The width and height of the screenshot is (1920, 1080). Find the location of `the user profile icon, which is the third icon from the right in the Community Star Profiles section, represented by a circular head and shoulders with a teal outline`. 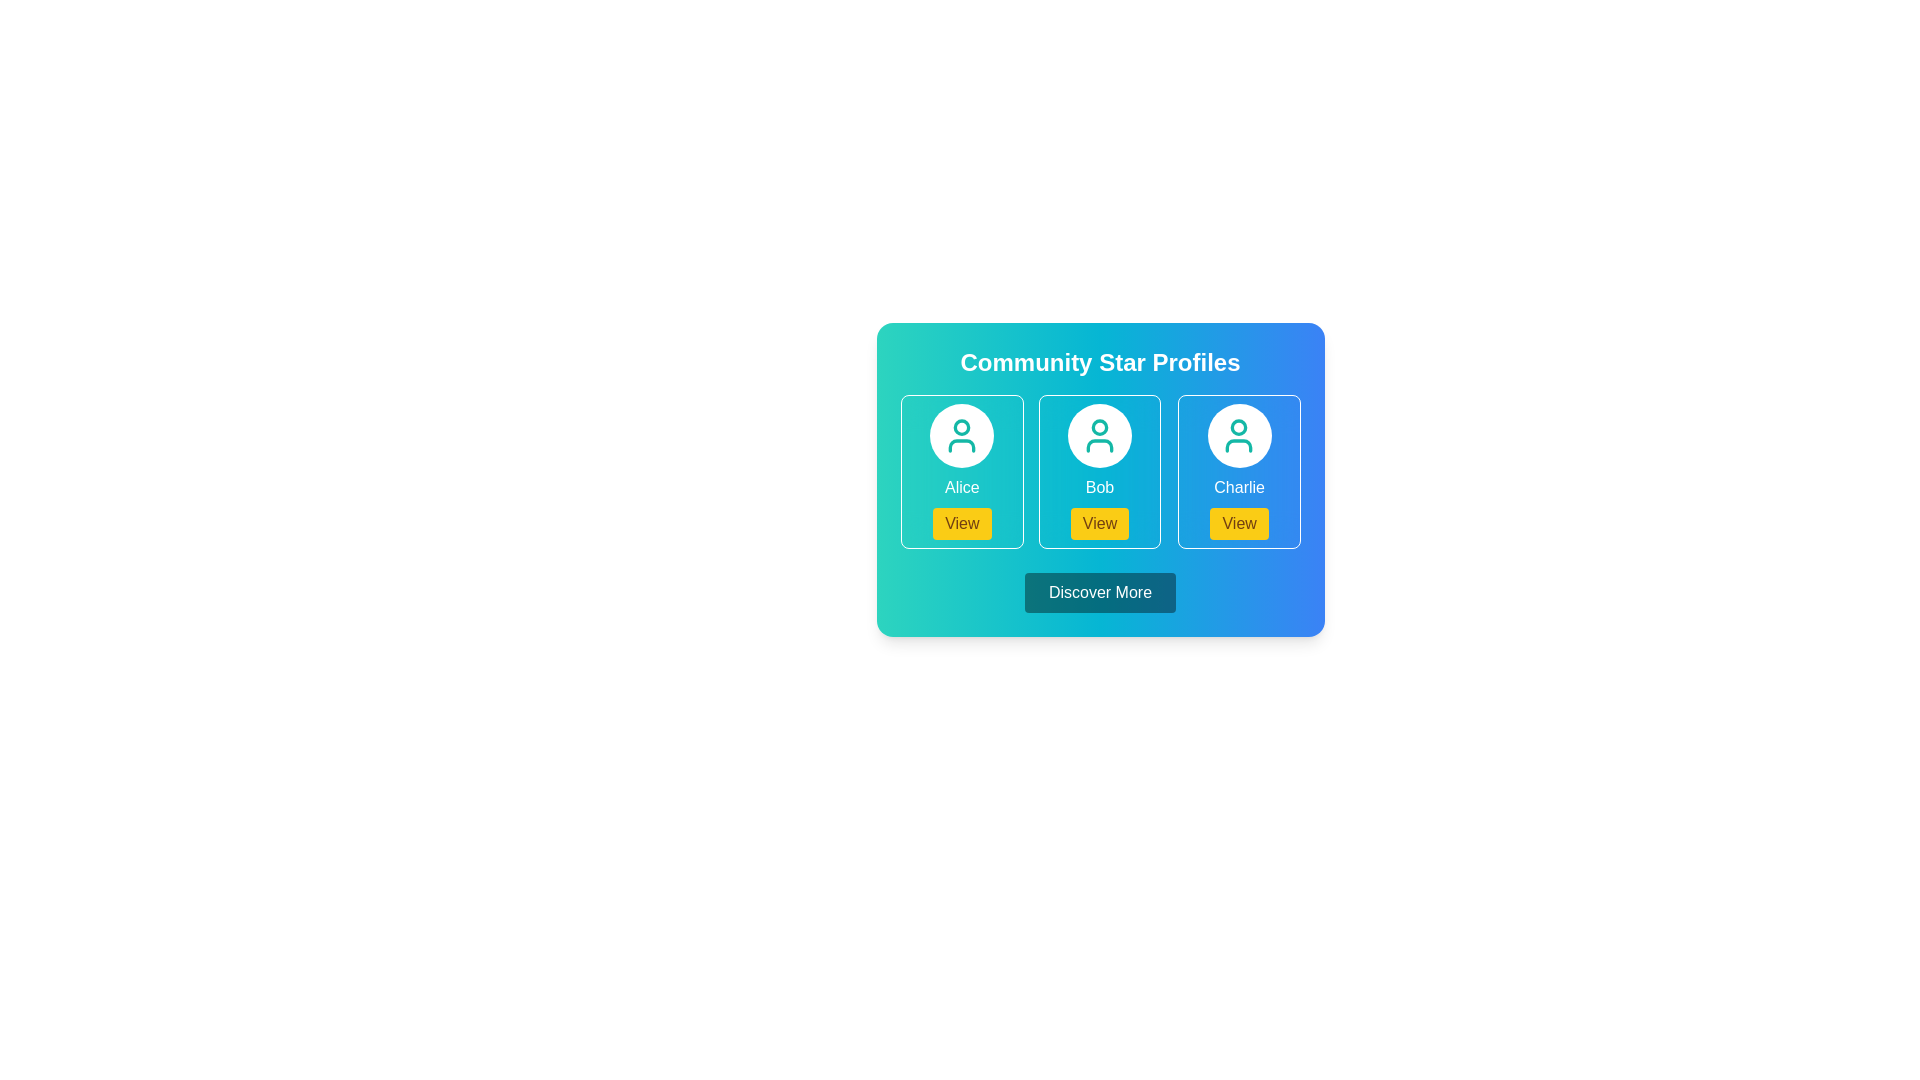

the user profile icon, which is the third icon from the right in the Community Star Profiles section, represented by a circular head and shoulders with a teal outline is located at coordinates (1238, 434).